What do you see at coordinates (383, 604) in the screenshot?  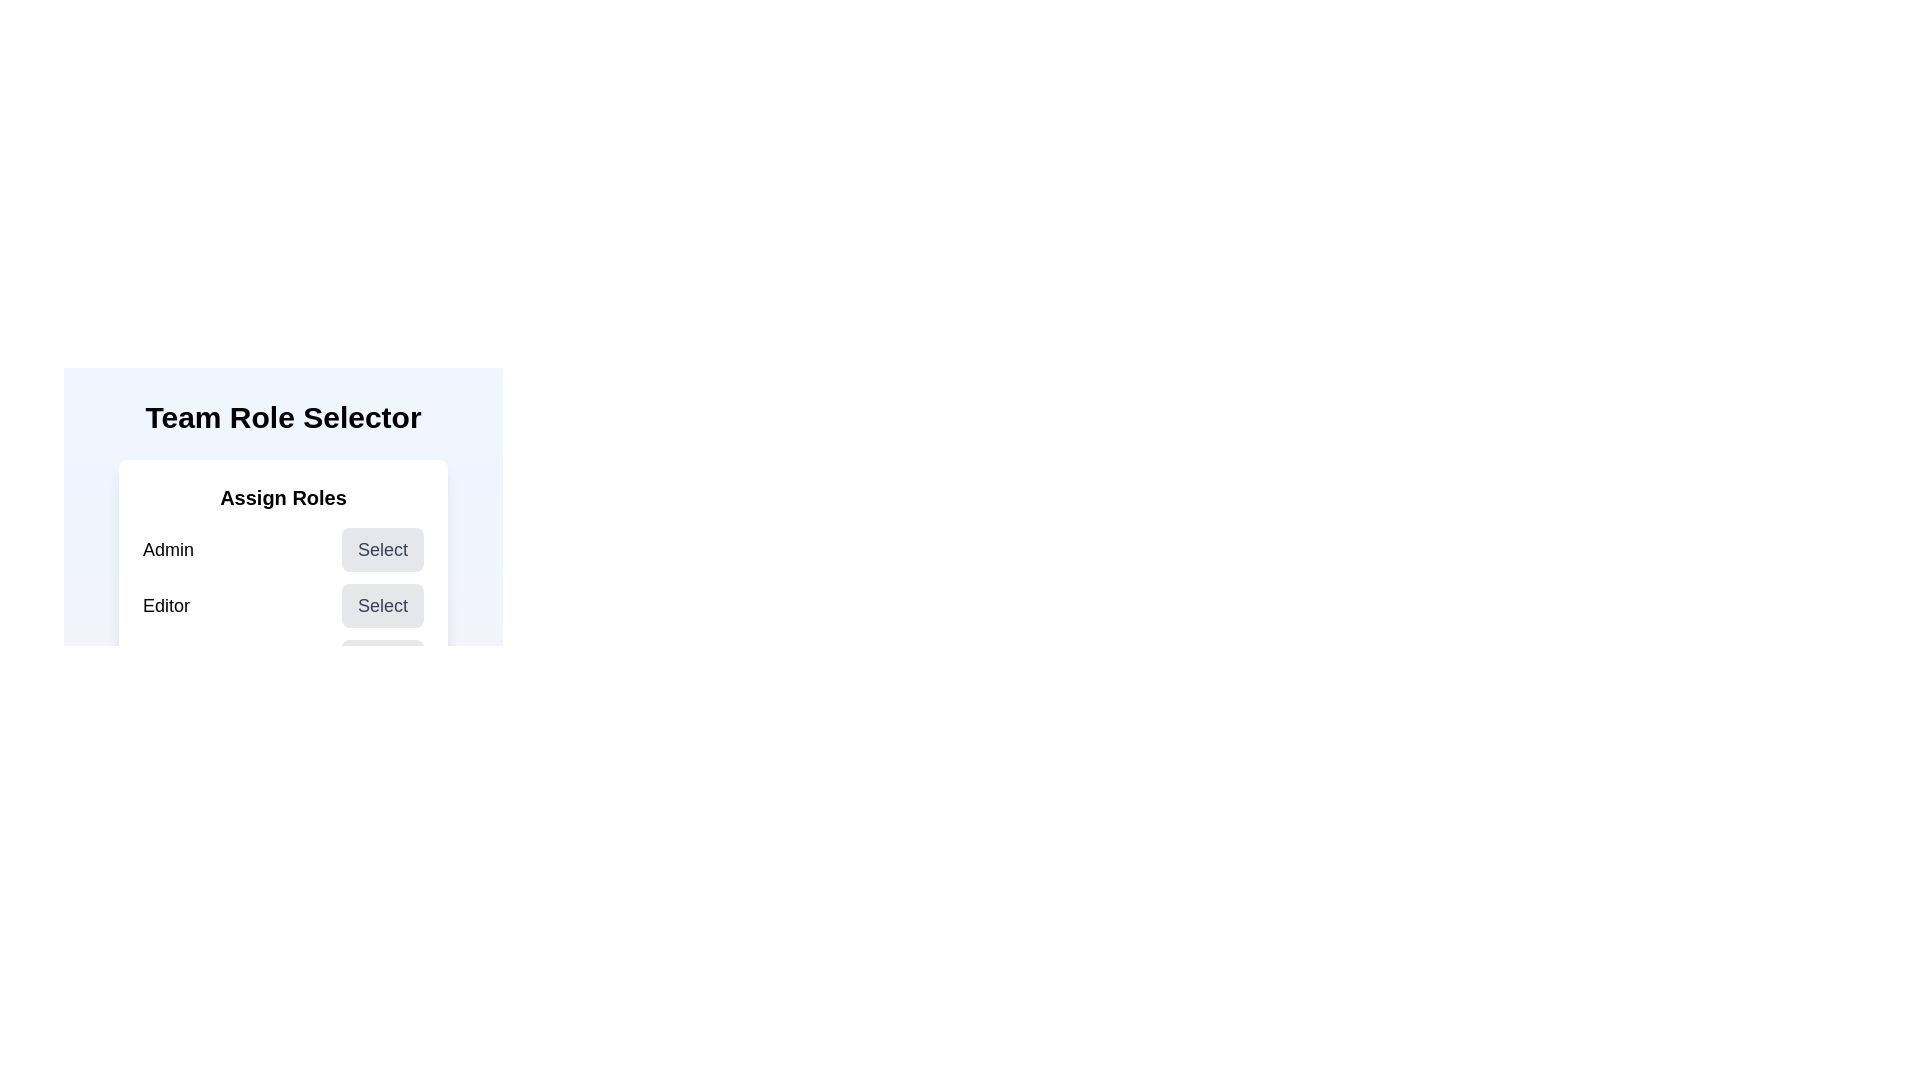 I see `'Select' button for the Editor role` at bounding box center [383, 604].